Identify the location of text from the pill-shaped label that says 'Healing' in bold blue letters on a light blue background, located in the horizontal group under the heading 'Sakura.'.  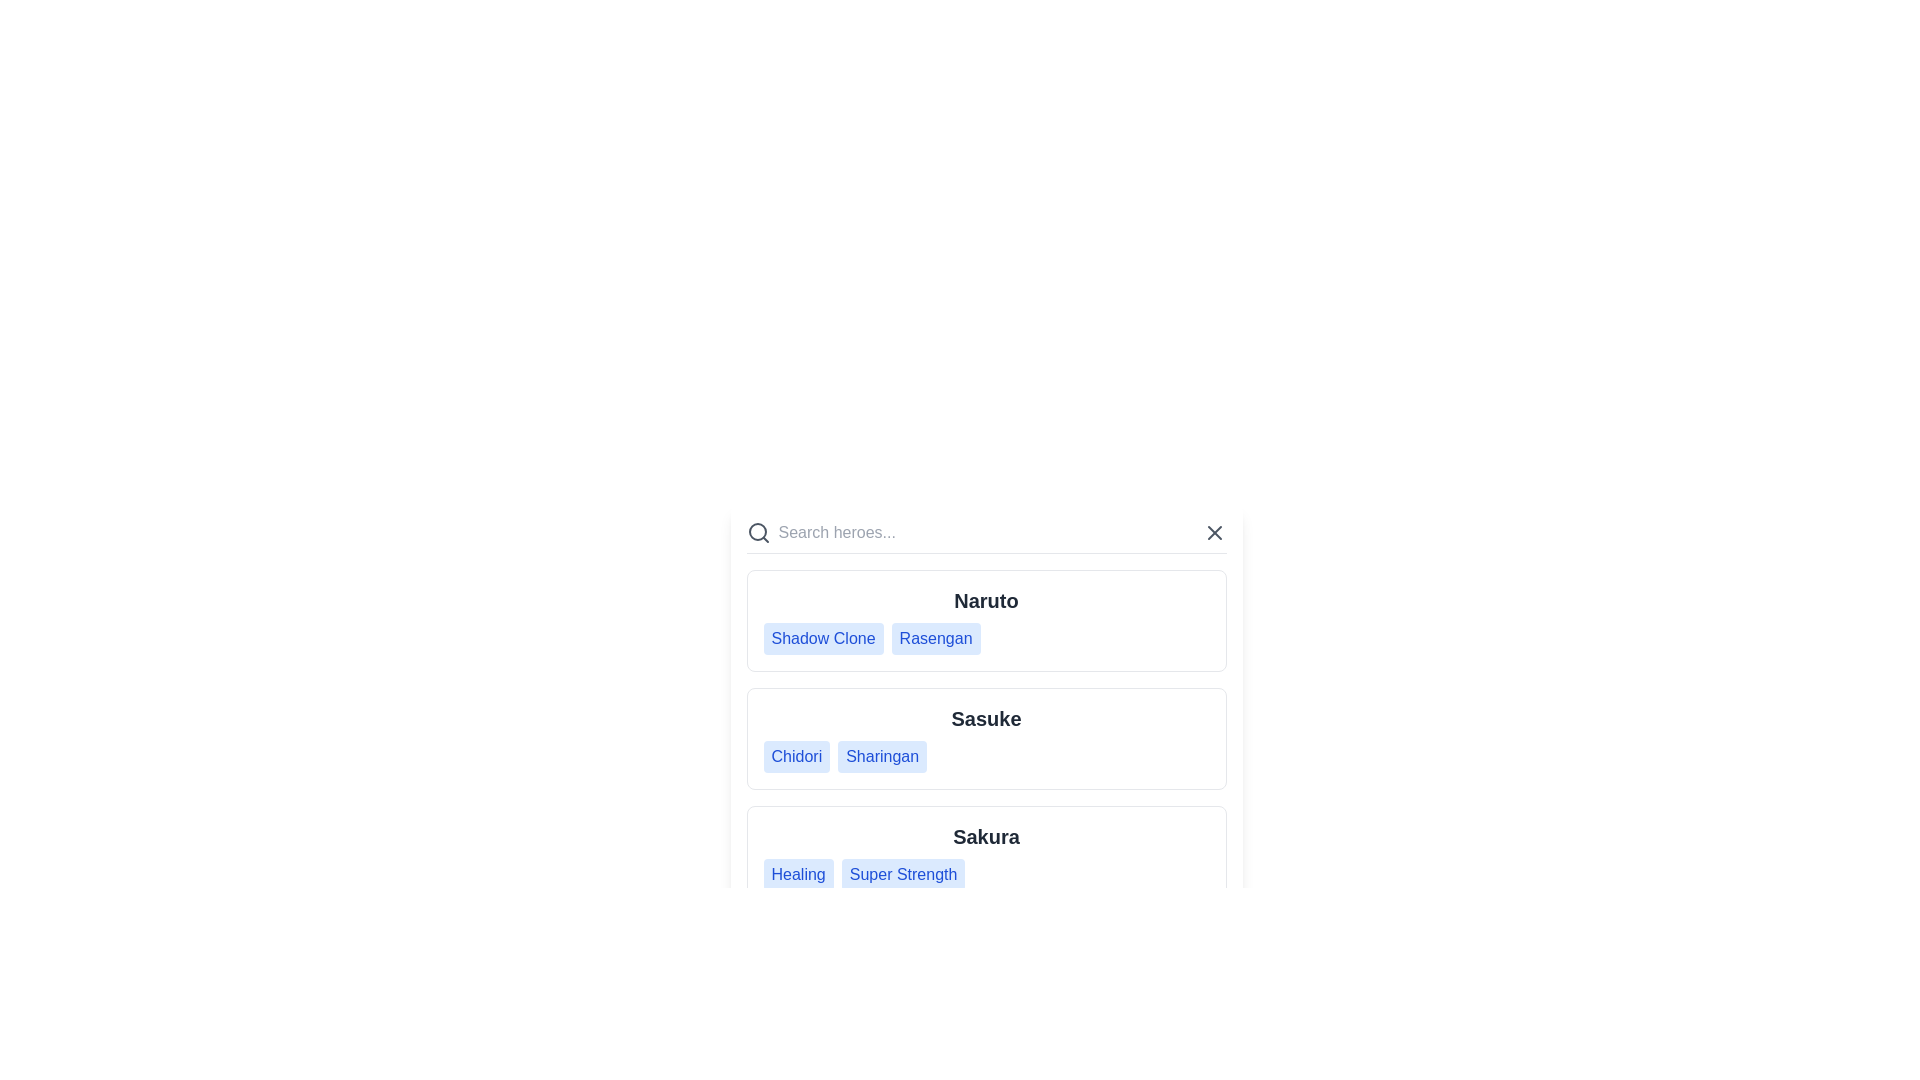
(797, 874).